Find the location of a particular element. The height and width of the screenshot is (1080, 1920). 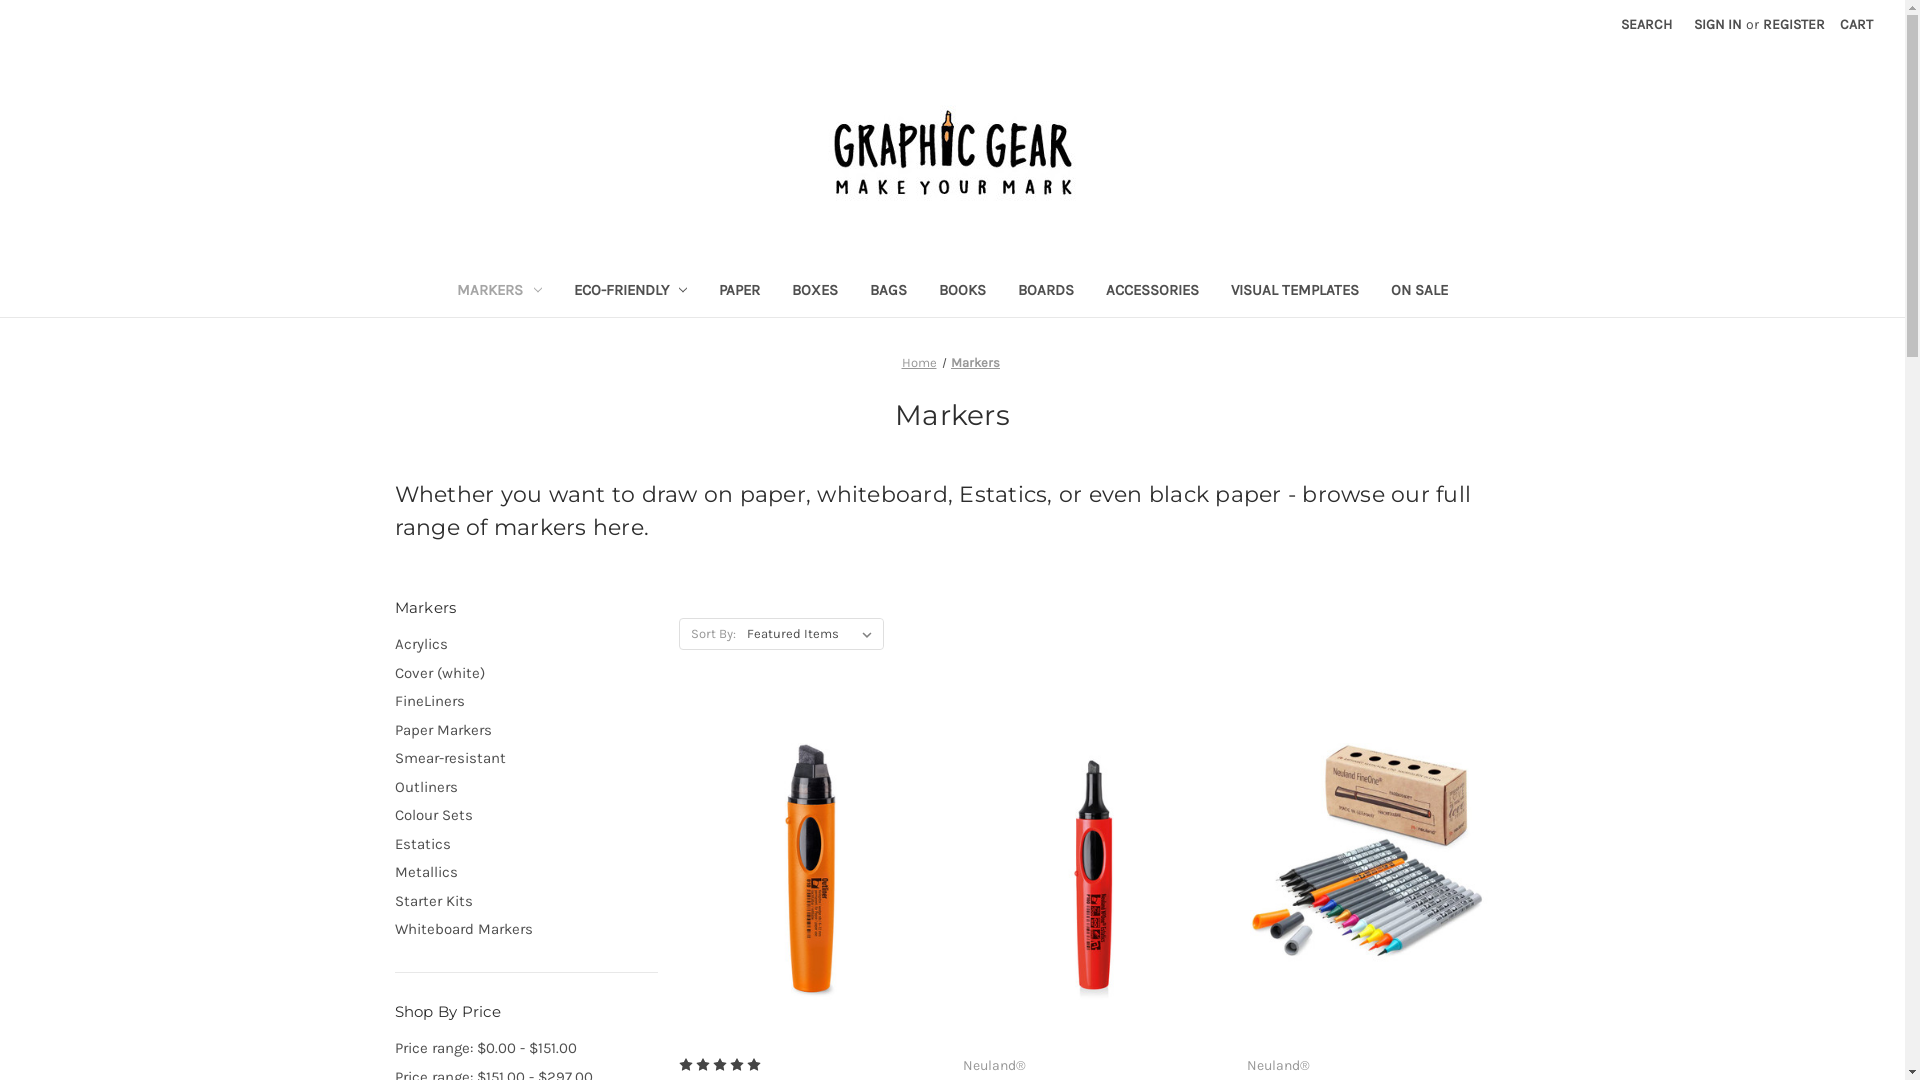

'Price range: $0.00 - $151.00' is located at coordinates (525, 1047).